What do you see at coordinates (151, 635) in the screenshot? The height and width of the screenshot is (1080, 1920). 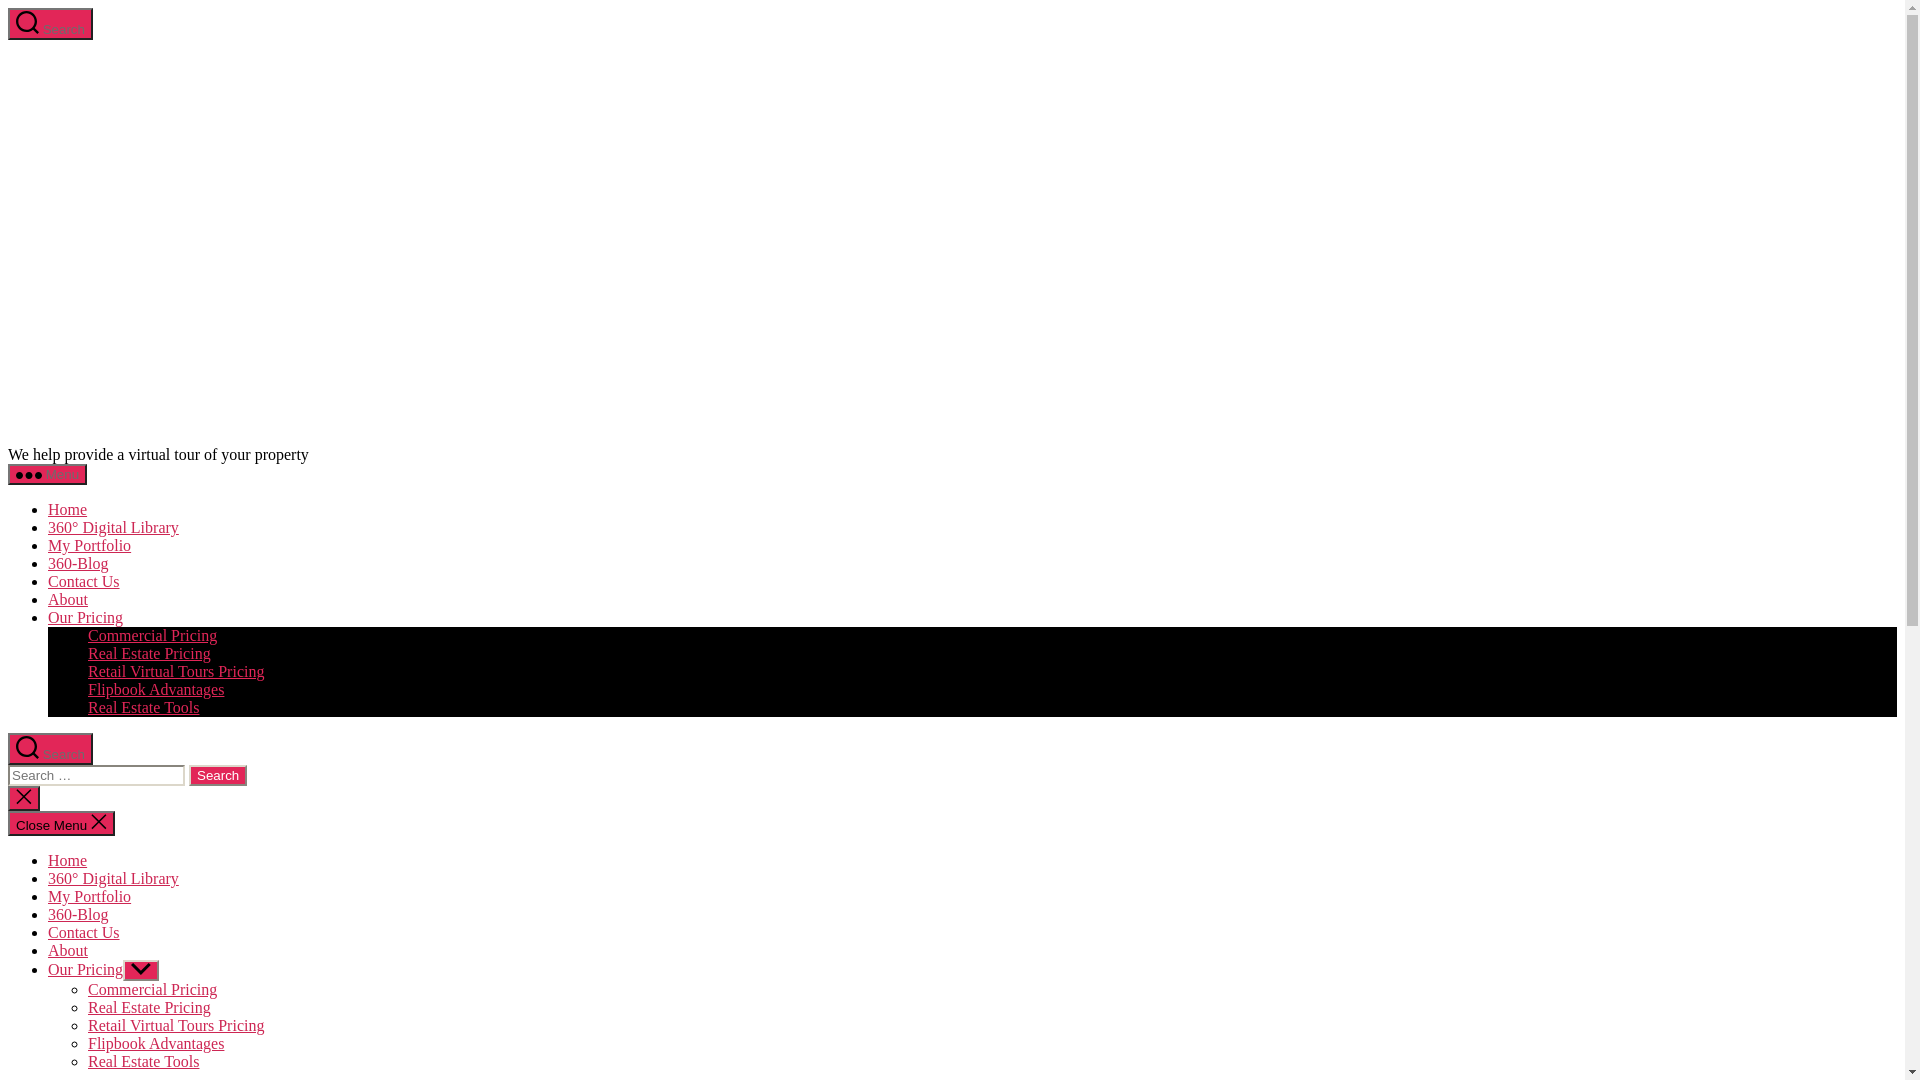 I see `'Commercial Pricing'` at bounding box center [151, 635].